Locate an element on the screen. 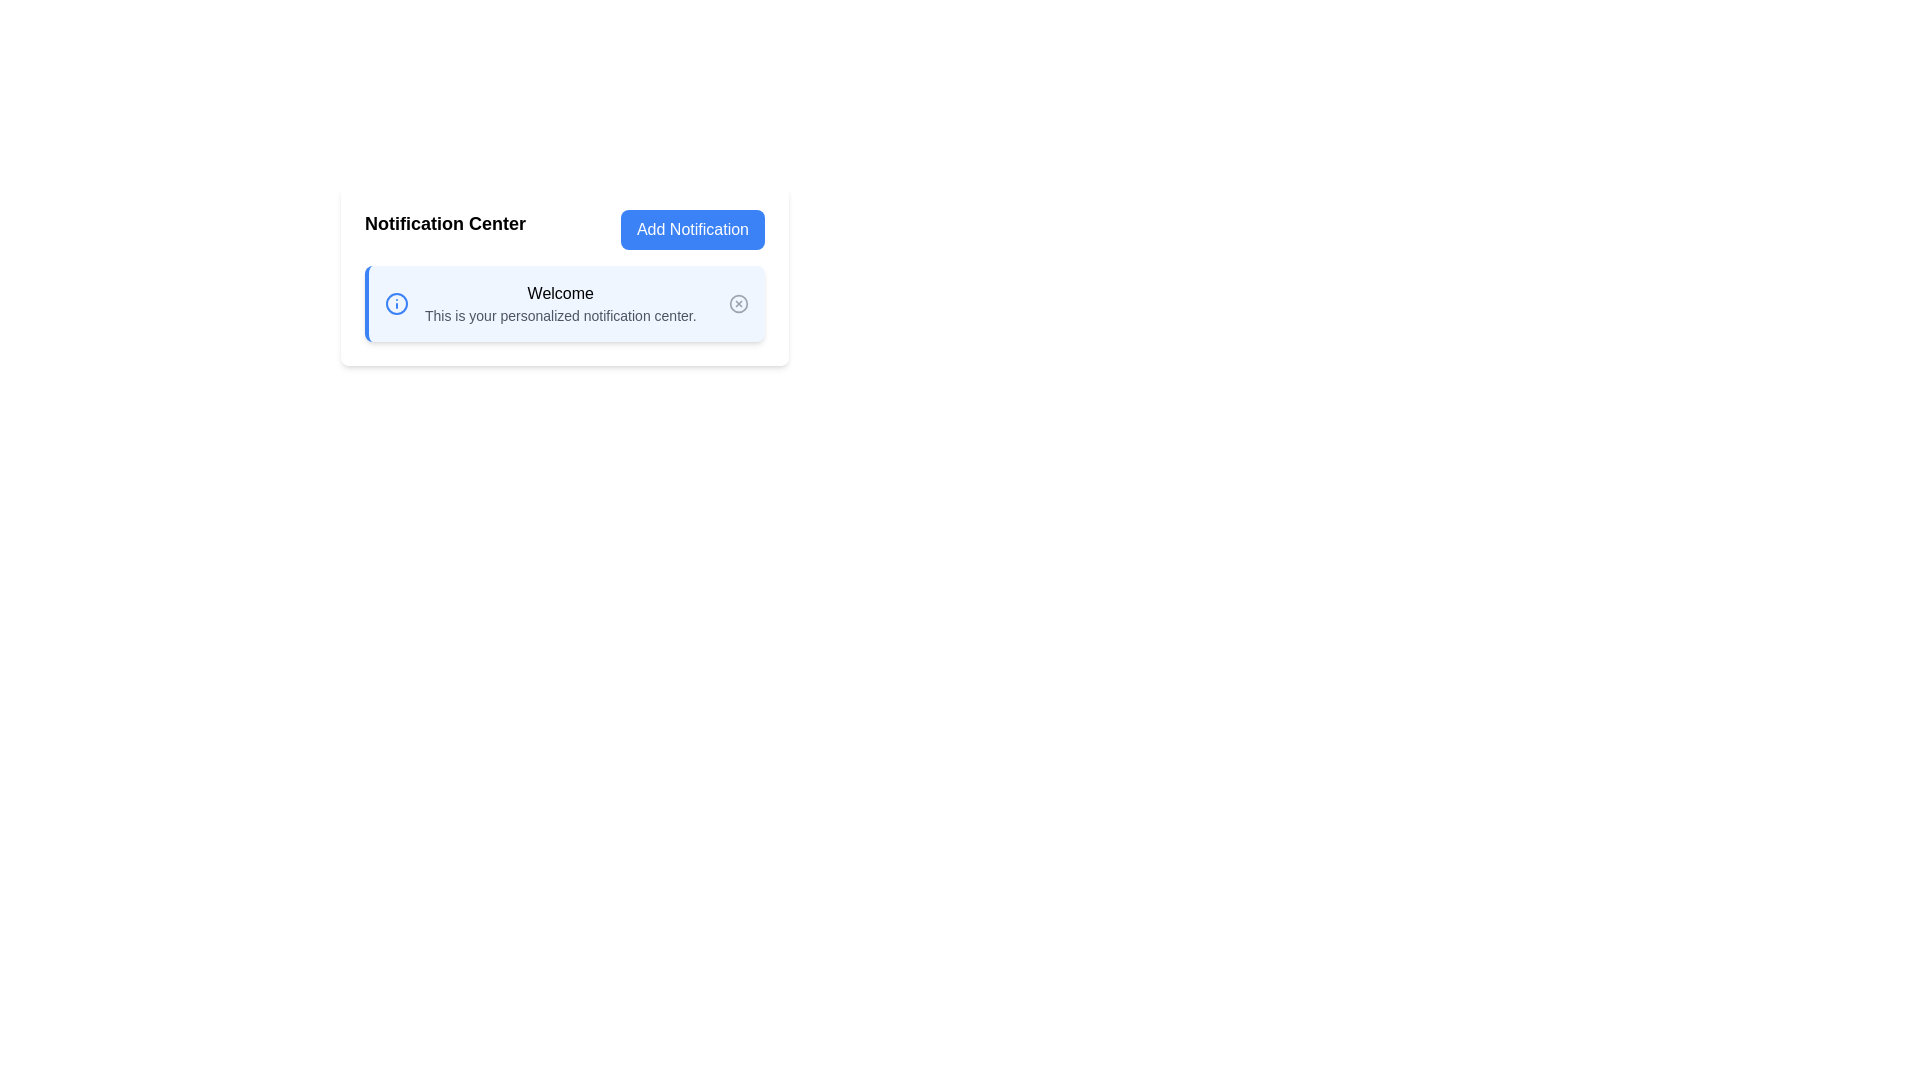 The width and height of the screenshot is (1920, 1080). the information icon located at the left side of the 'Welcome' notification box, which indicates that the associated content provides informational details is located at coordinates (397, 304).